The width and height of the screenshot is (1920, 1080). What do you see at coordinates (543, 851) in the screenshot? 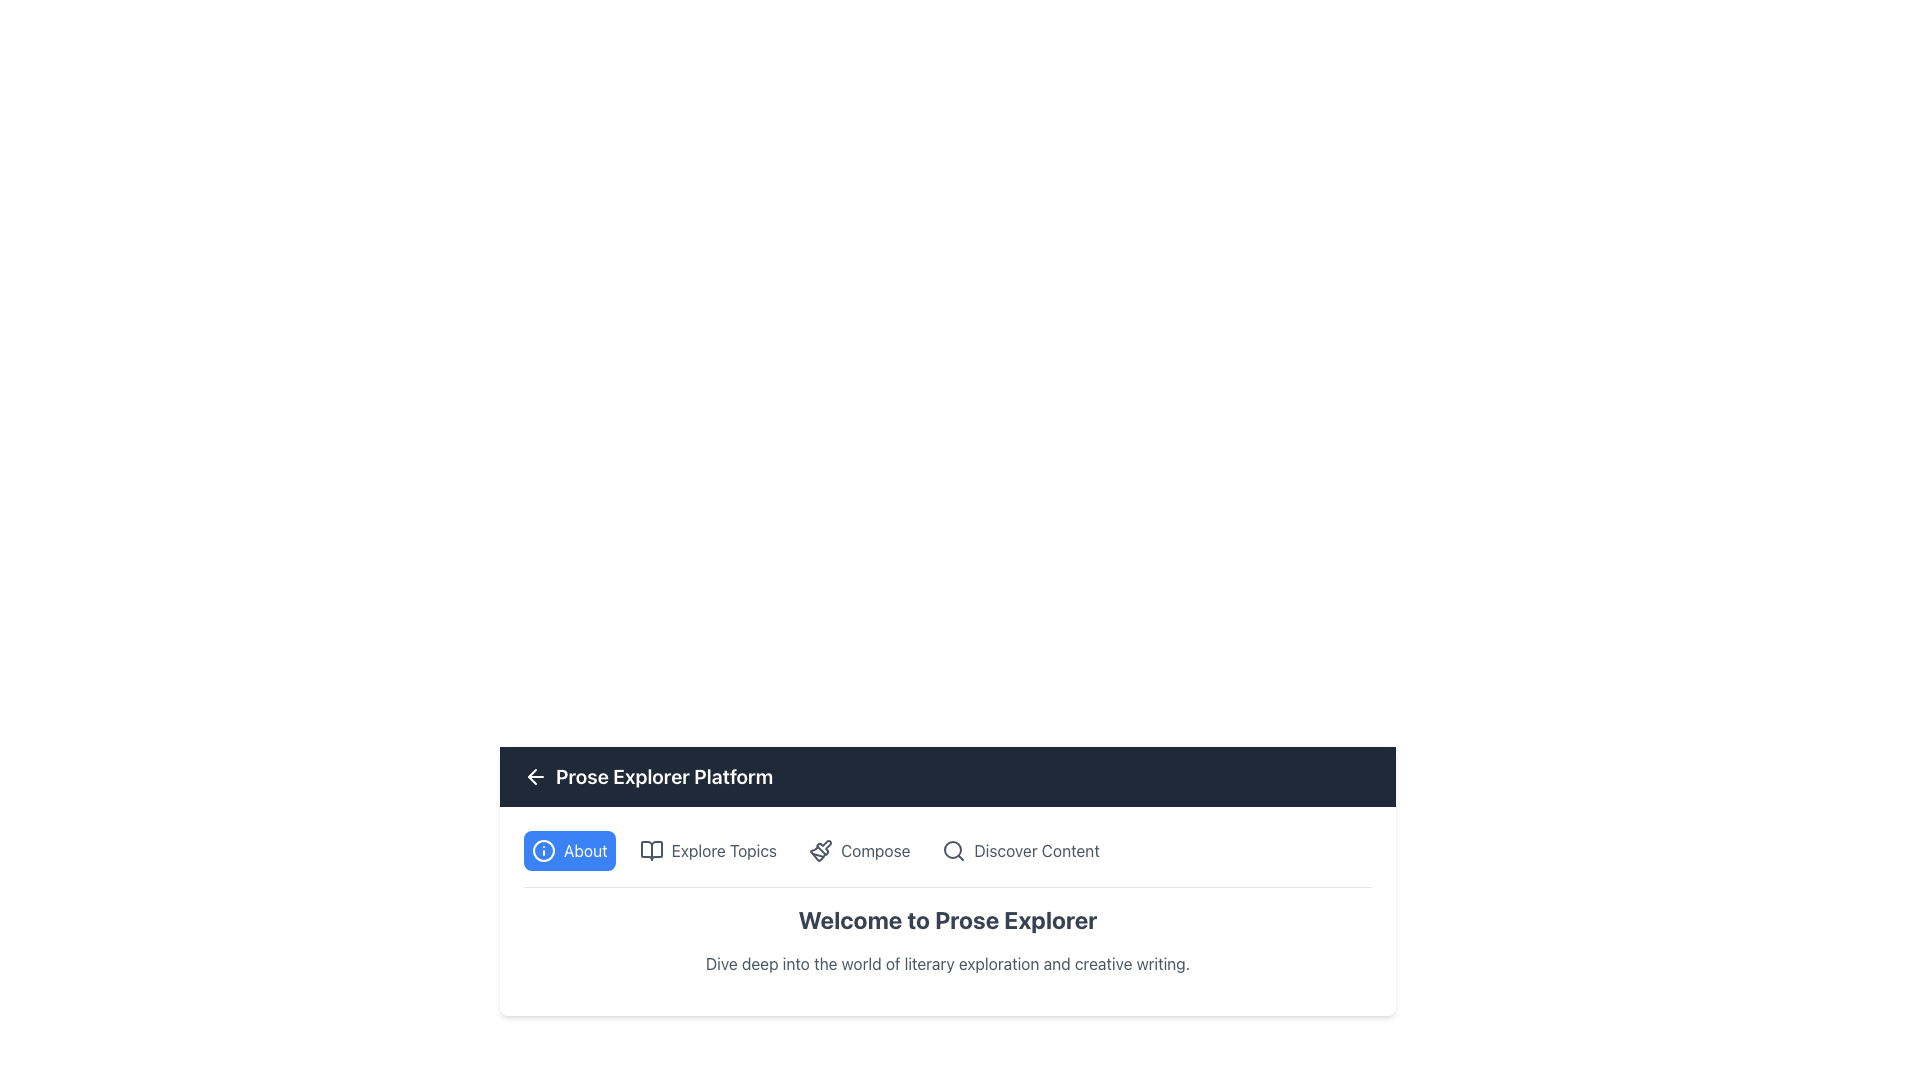
I see `the information icon, which is a circular icon with an outlined border and a vertical line extending upwards, located within the blue 'About' button` at bounding box center [543, 851].